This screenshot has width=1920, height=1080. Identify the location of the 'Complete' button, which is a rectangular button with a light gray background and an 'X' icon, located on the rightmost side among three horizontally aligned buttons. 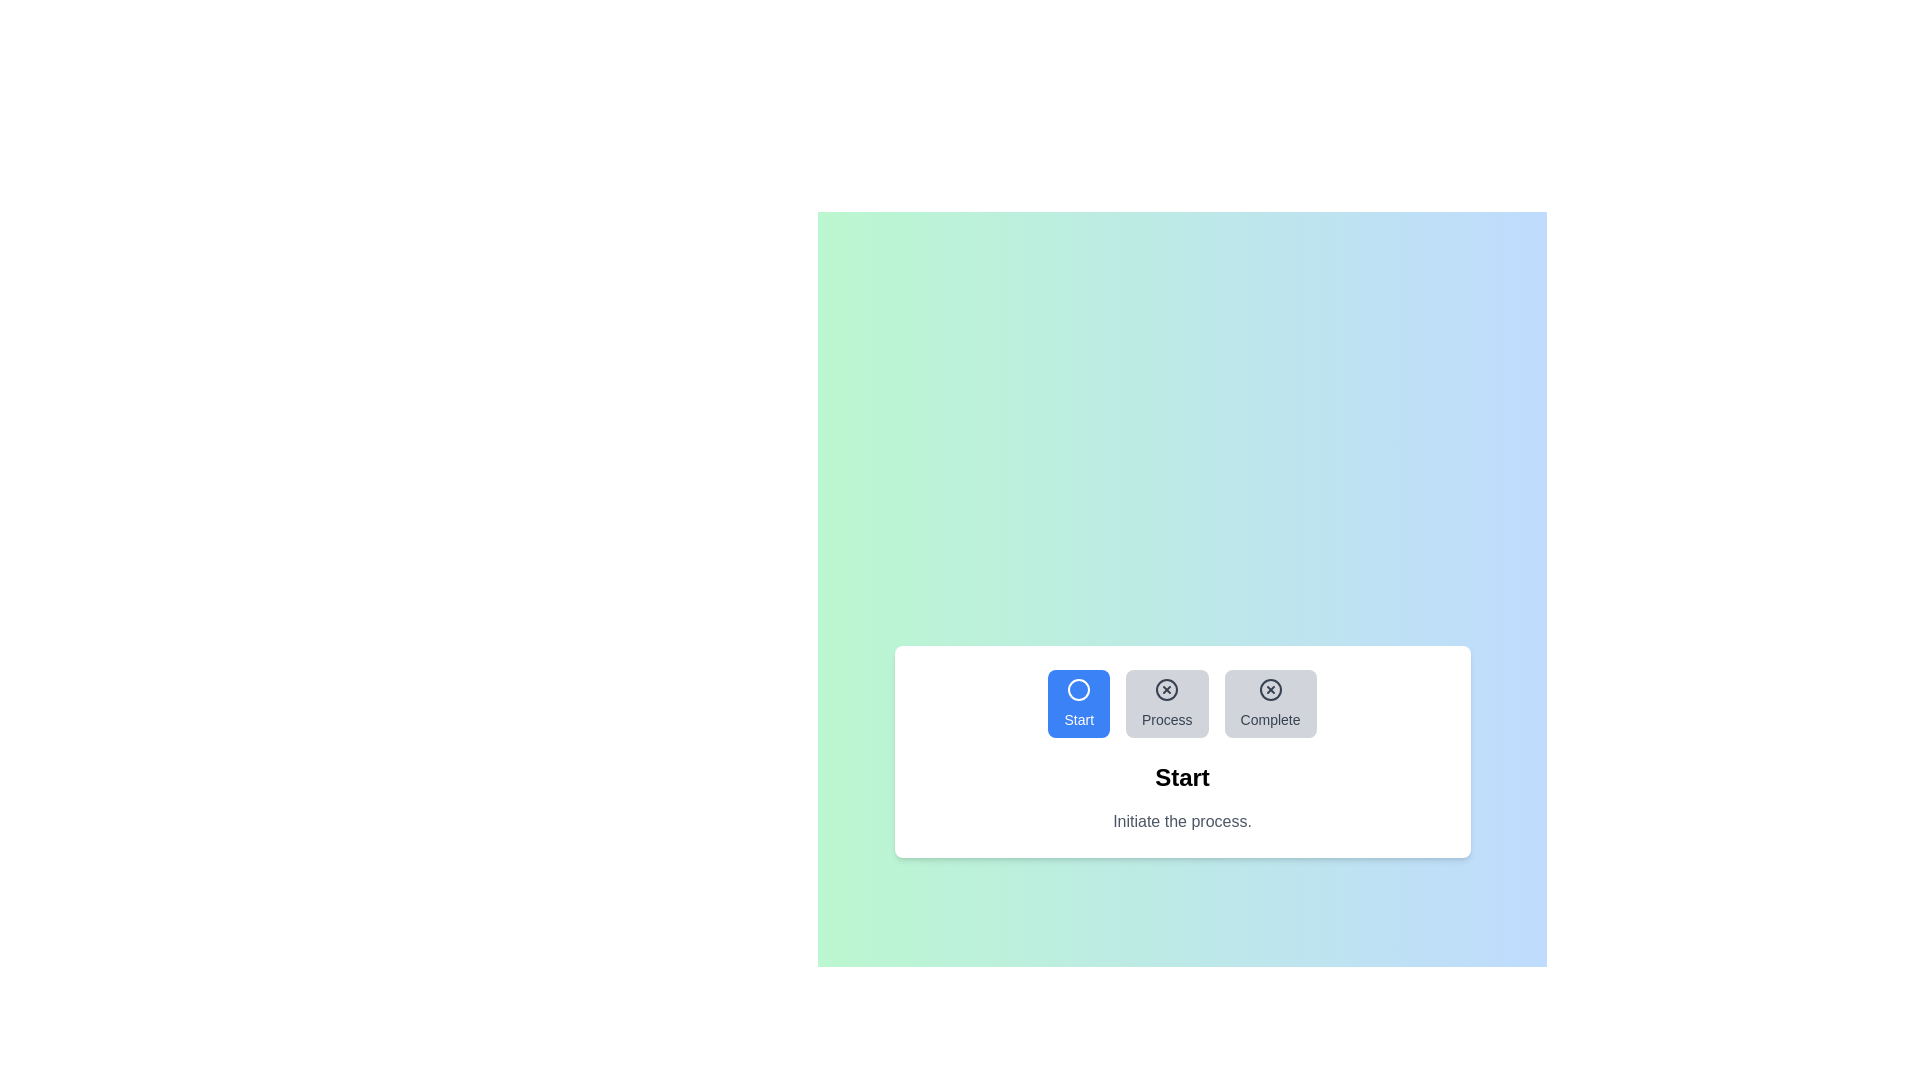
(1269, 703).